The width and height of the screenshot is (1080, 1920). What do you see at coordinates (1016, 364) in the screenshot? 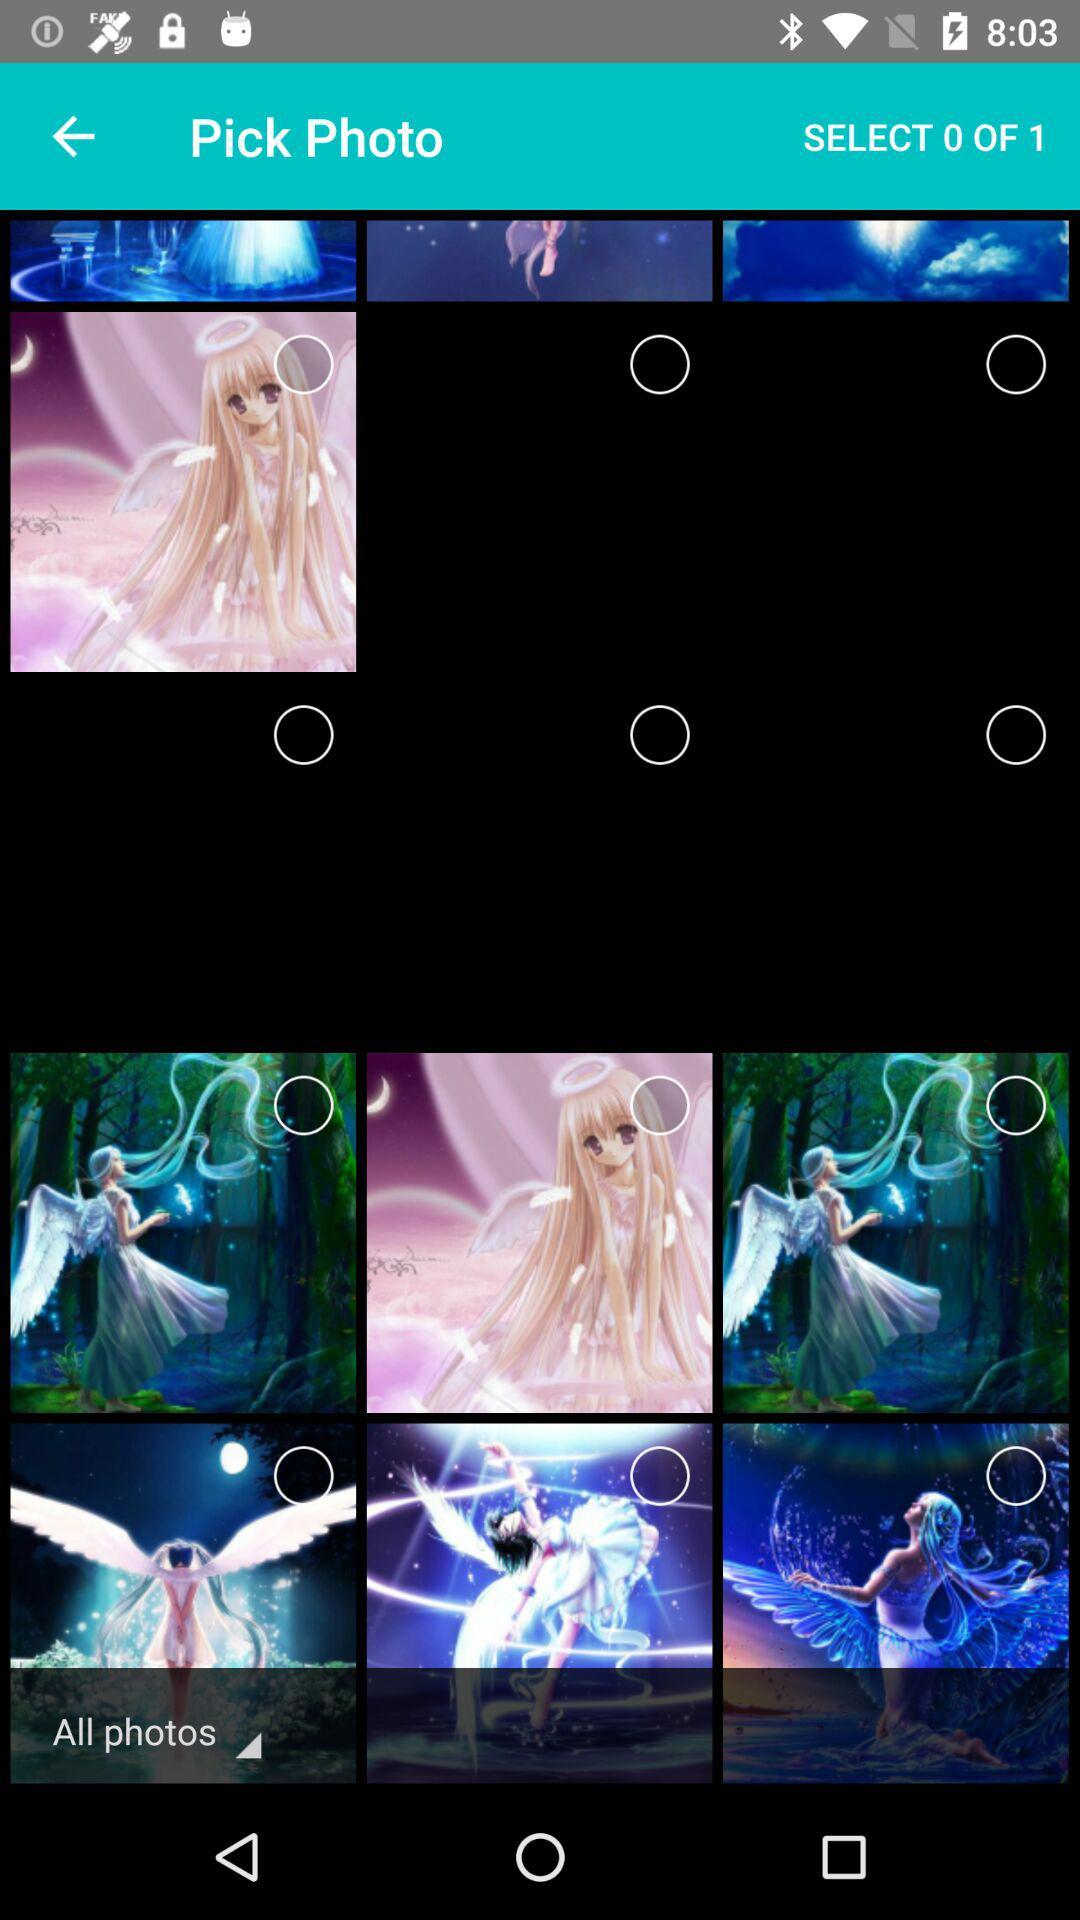
I see `choose a picture` at bounding box center [1016, 364].